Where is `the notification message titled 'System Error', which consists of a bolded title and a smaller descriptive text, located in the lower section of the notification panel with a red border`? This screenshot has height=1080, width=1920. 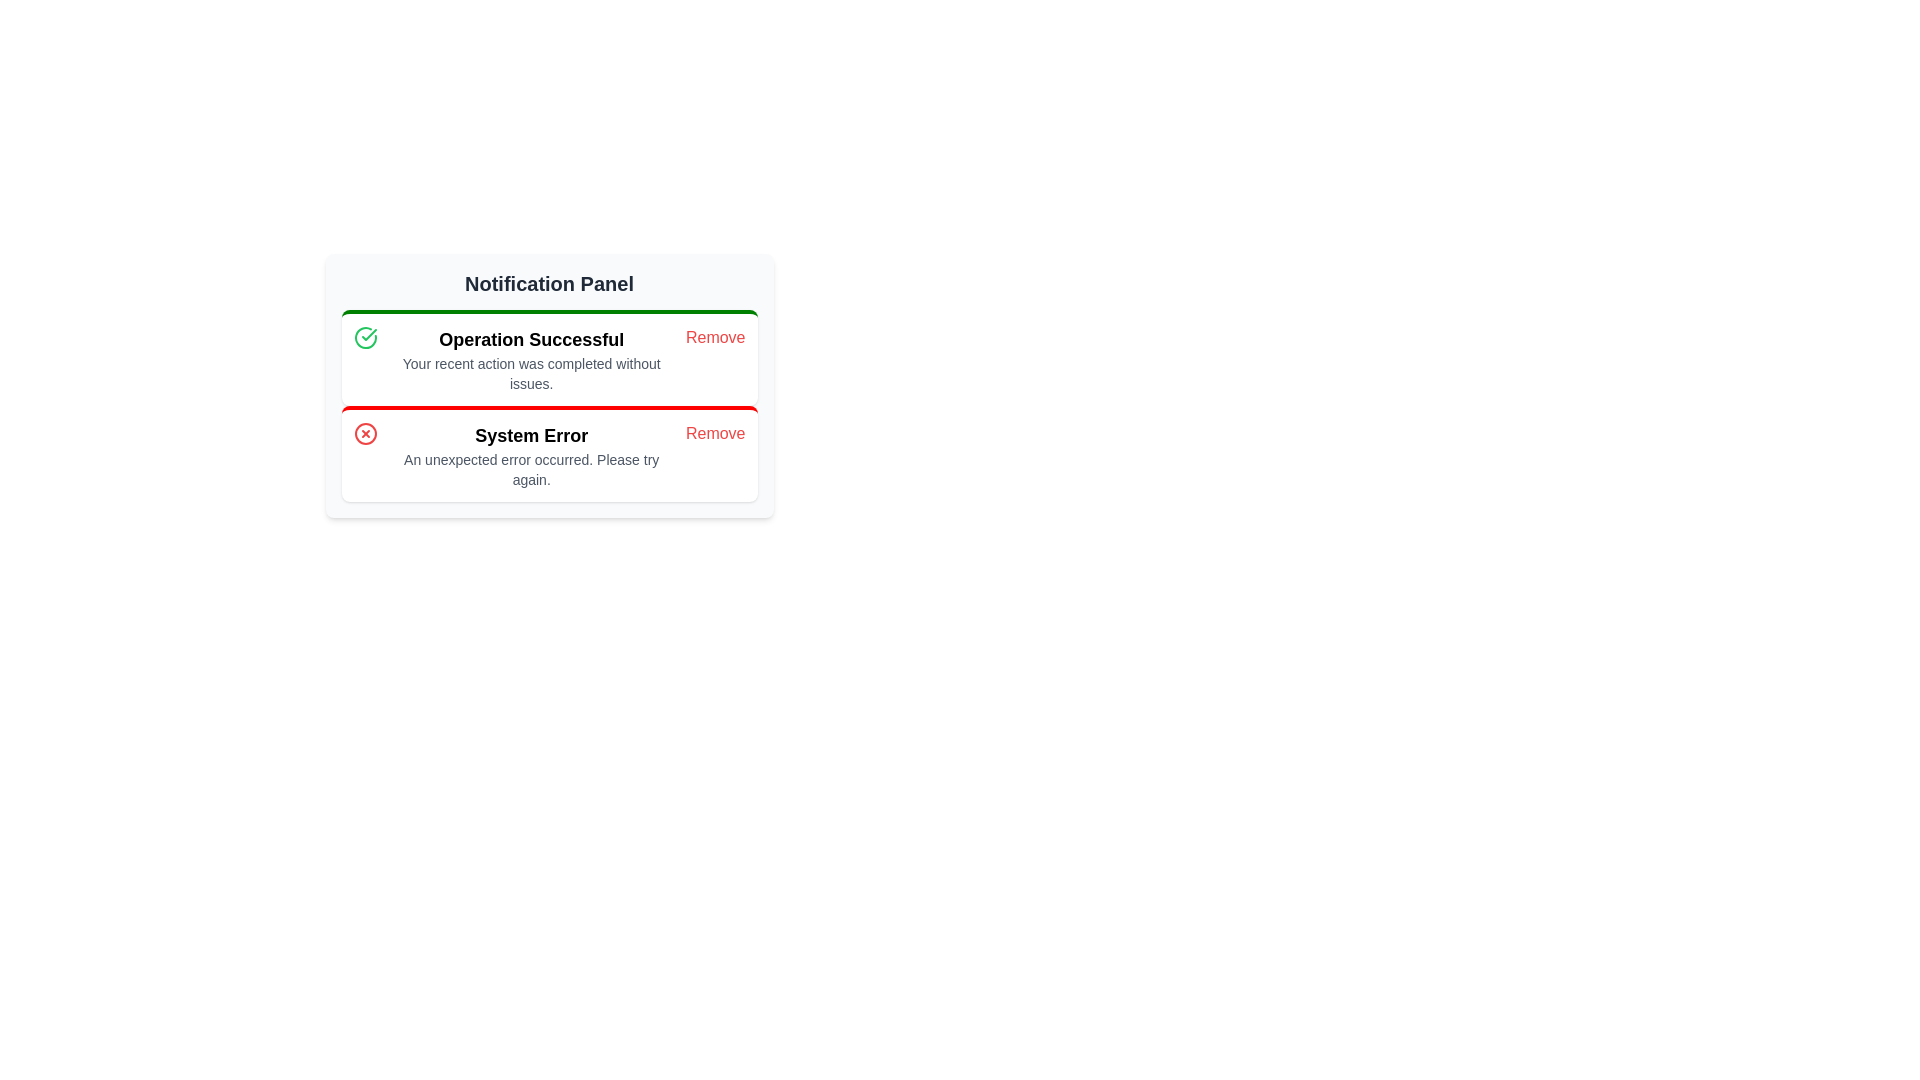
the notification message titled 'System Error', which consists of a bolded title and a smaller descriptive text, located in the lower section of the notification panel with a red border is located at coordinates (531, 455).